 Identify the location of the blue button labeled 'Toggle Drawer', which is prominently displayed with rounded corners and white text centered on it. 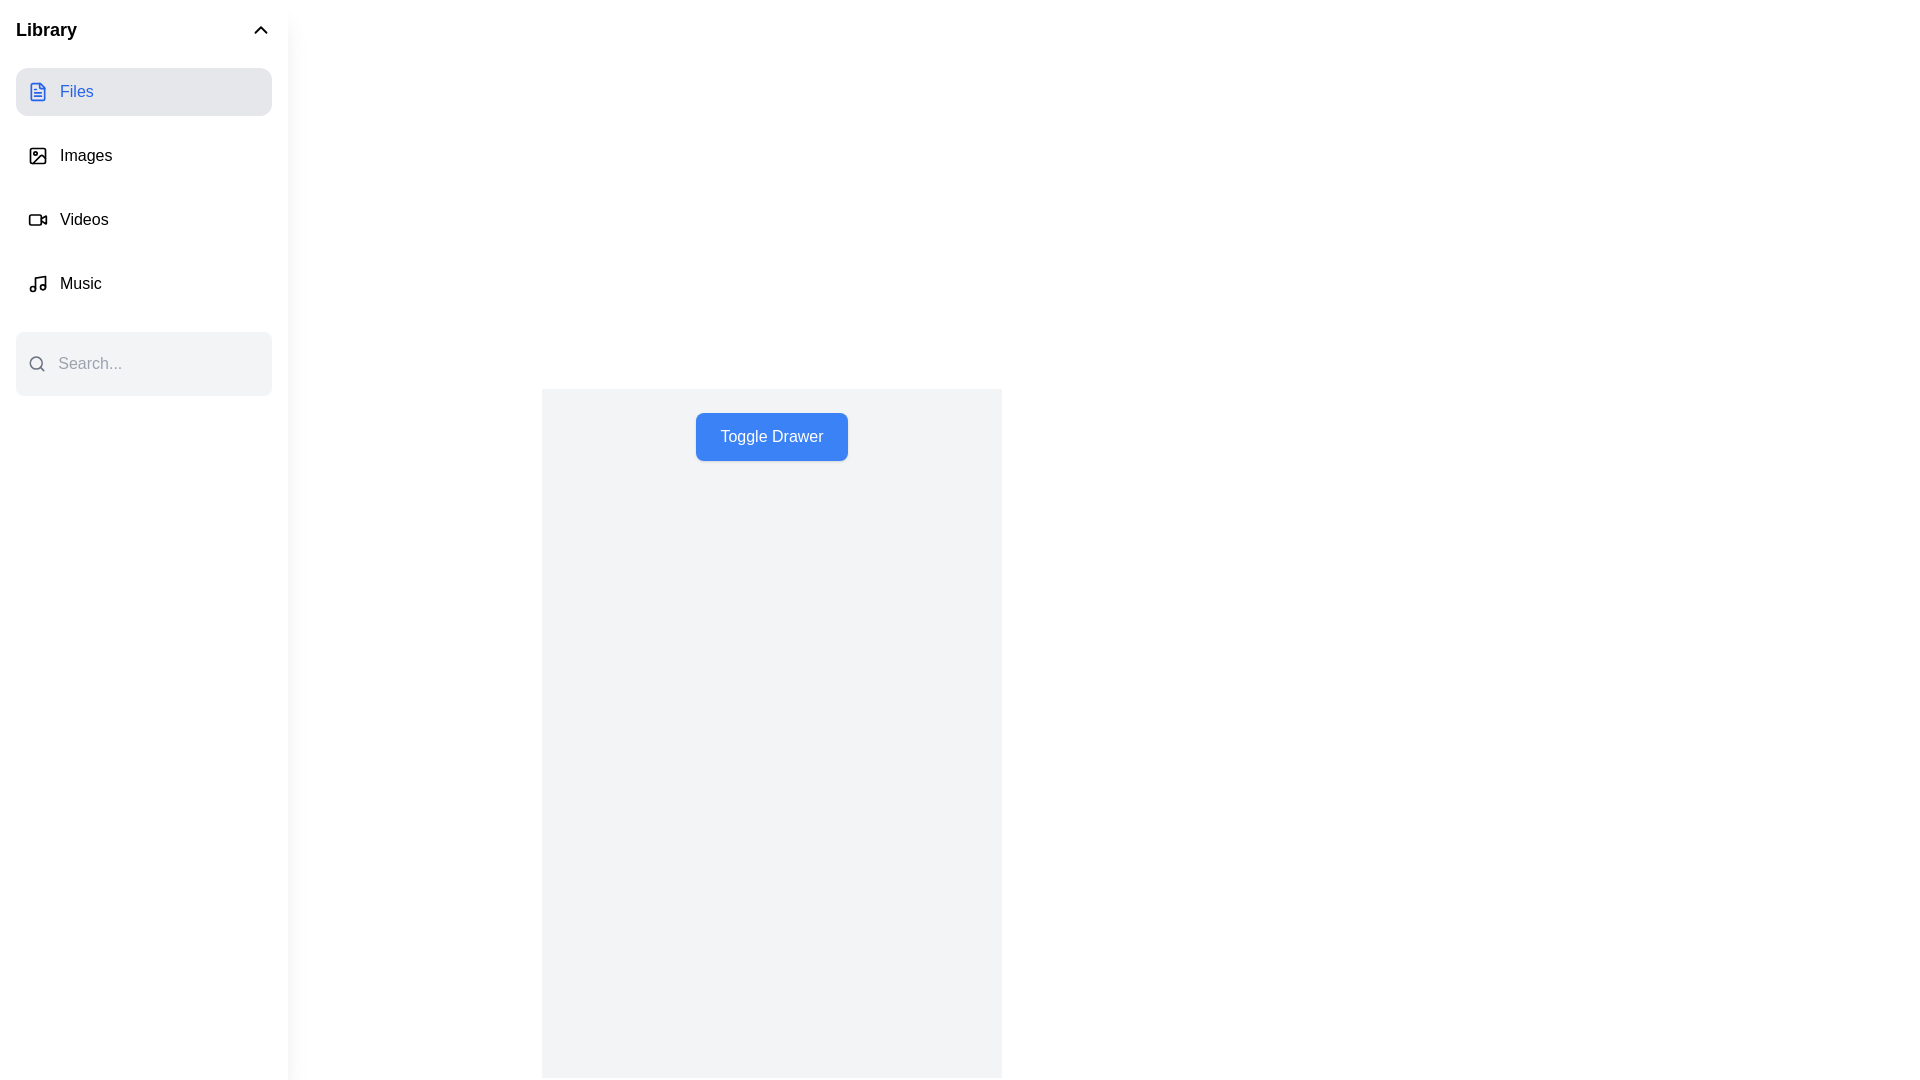
(771, 435).